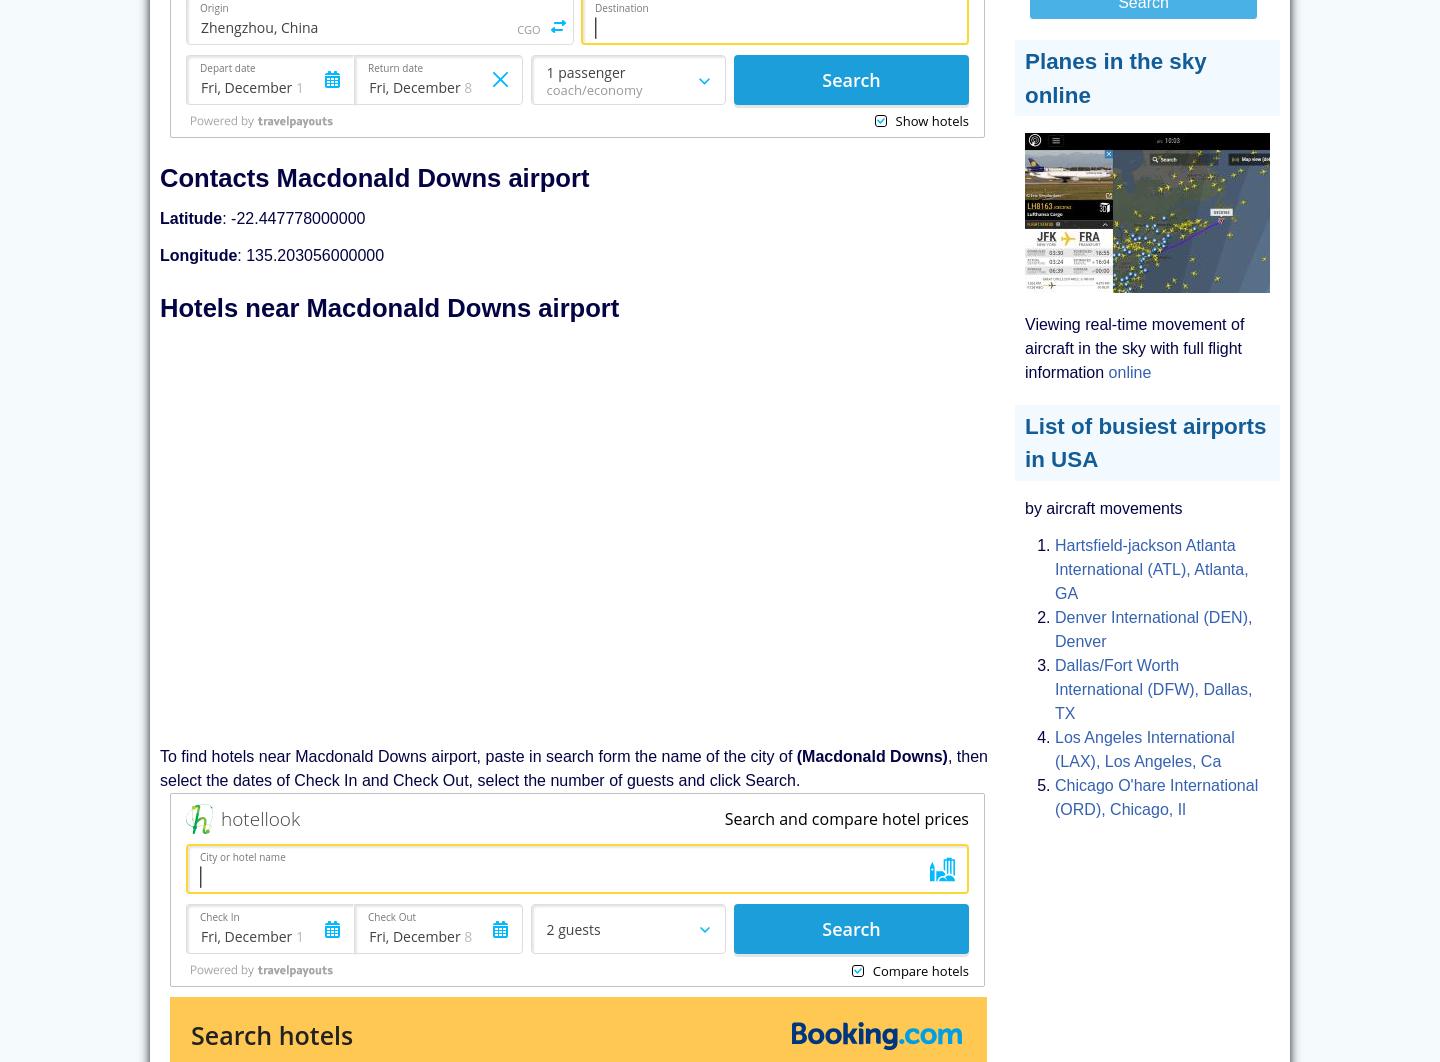  What do you see at coordinates (1128, 370) in the screenshot?
I see `'online'` at bounding box center [1128, 370].